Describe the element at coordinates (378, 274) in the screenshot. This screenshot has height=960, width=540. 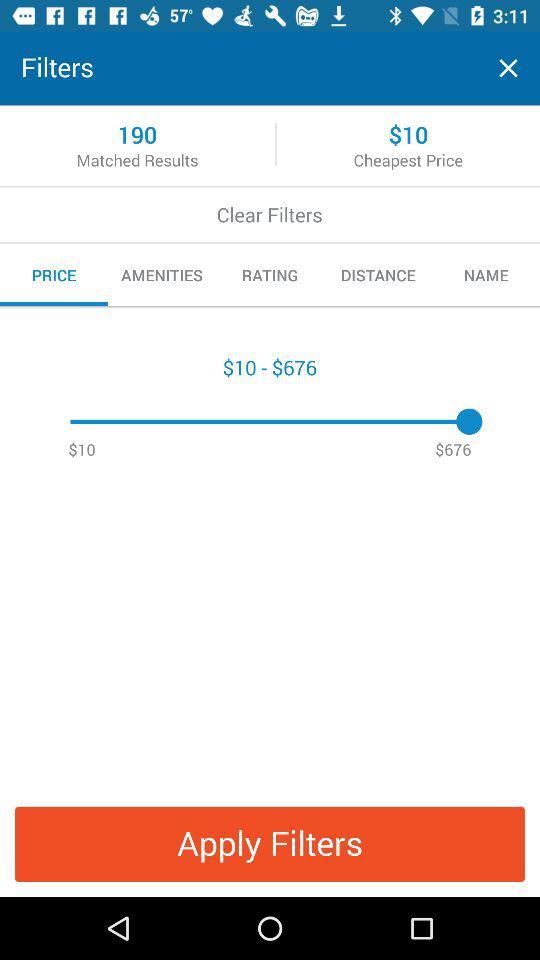
I see `the distance item` at that location.